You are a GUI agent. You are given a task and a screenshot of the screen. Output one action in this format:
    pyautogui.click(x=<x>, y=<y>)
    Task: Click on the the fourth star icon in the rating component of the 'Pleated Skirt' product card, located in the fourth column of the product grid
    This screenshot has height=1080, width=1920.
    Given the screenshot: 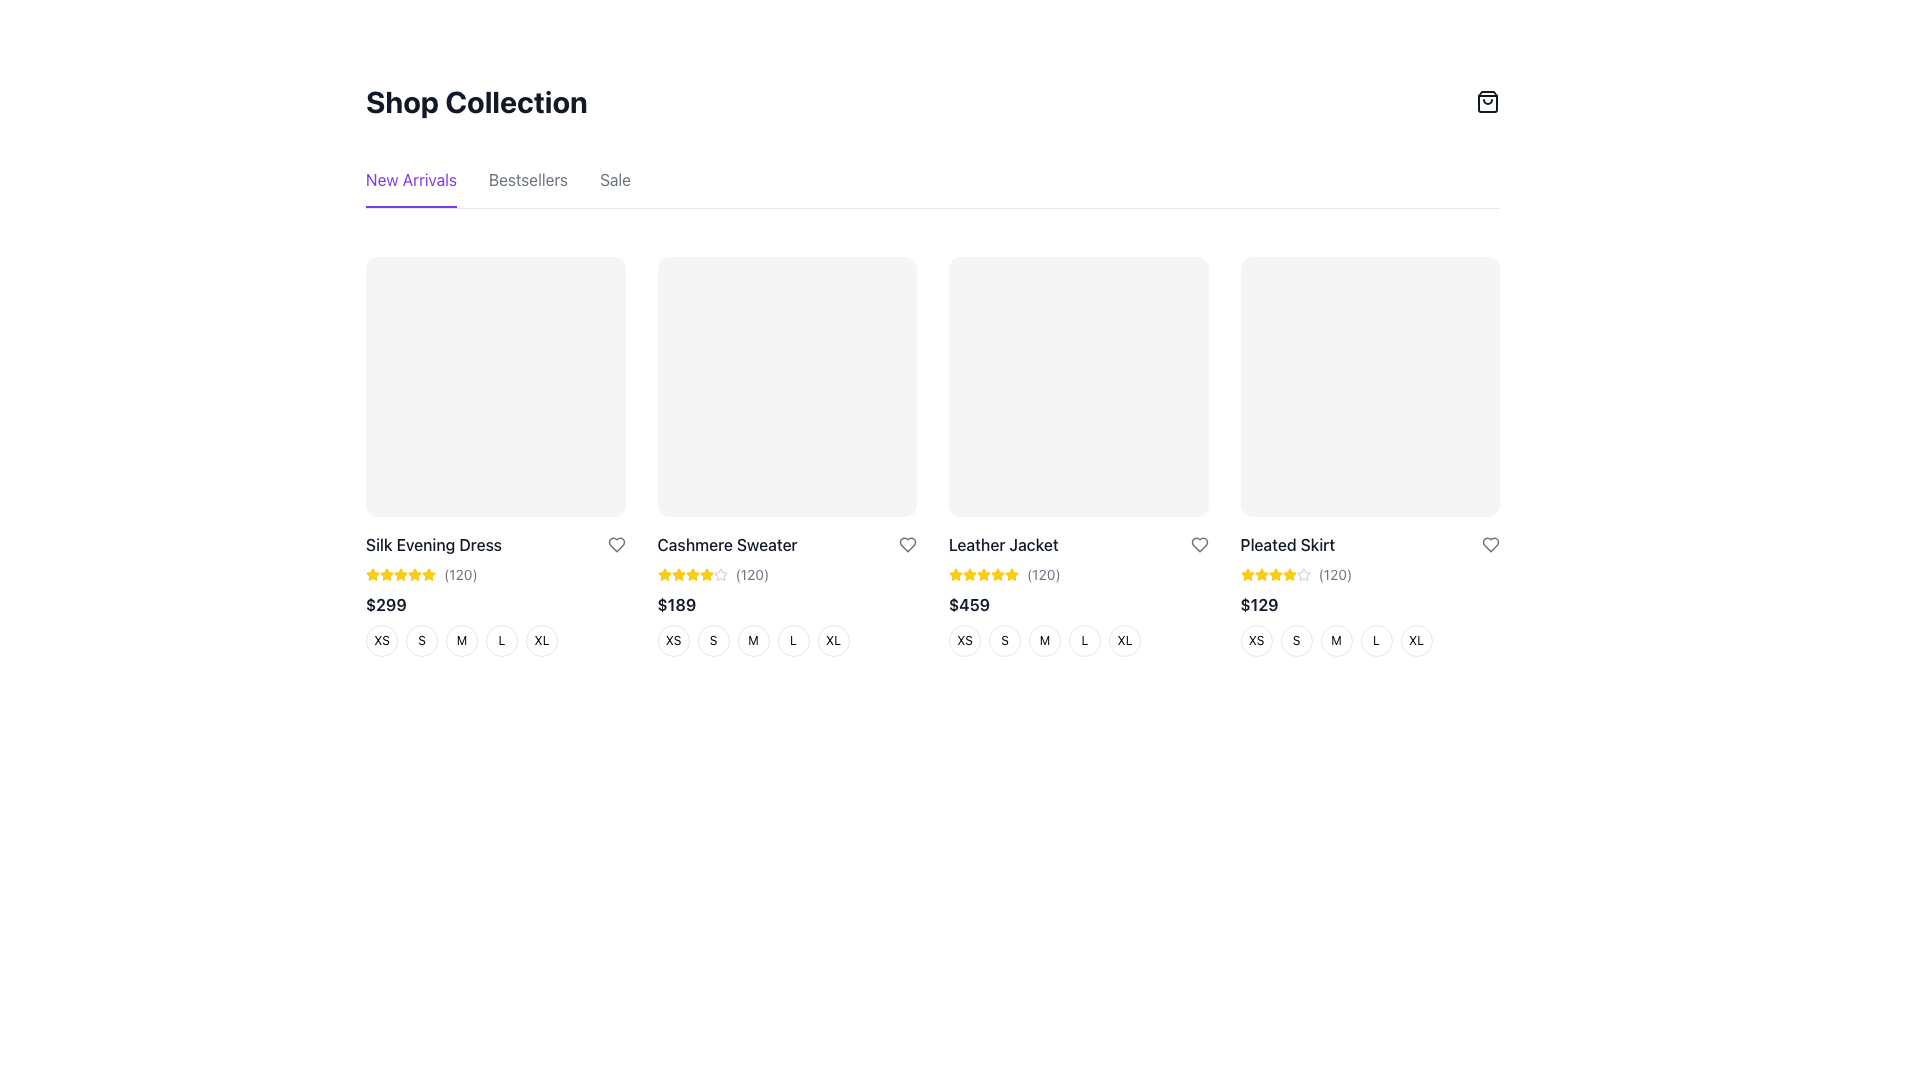 What is the action you would take?
    pyautogui.click(x=1289, y=574)
    